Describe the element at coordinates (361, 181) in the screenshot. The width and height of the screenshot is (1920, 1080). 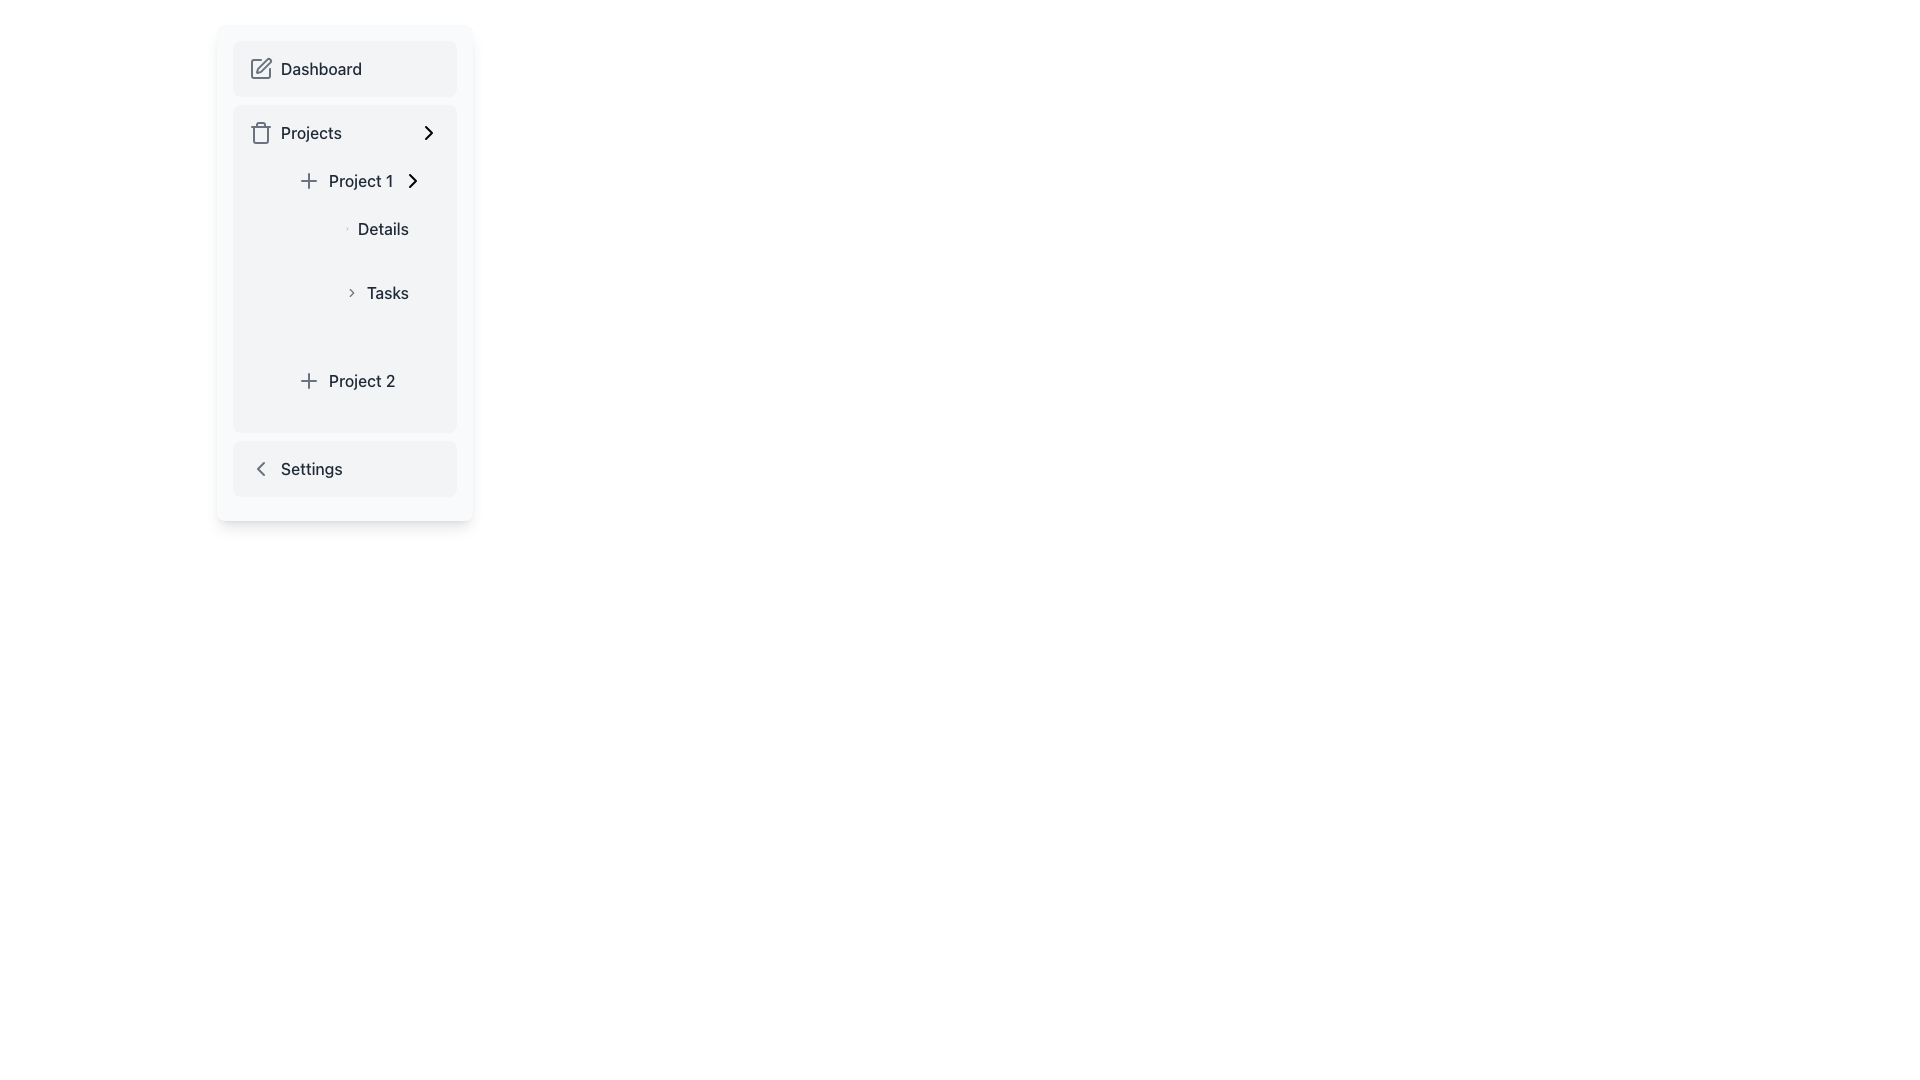
I see `the text label displaying 'Project 1' in gray, which is part of the sidebar navigation element` at that location.